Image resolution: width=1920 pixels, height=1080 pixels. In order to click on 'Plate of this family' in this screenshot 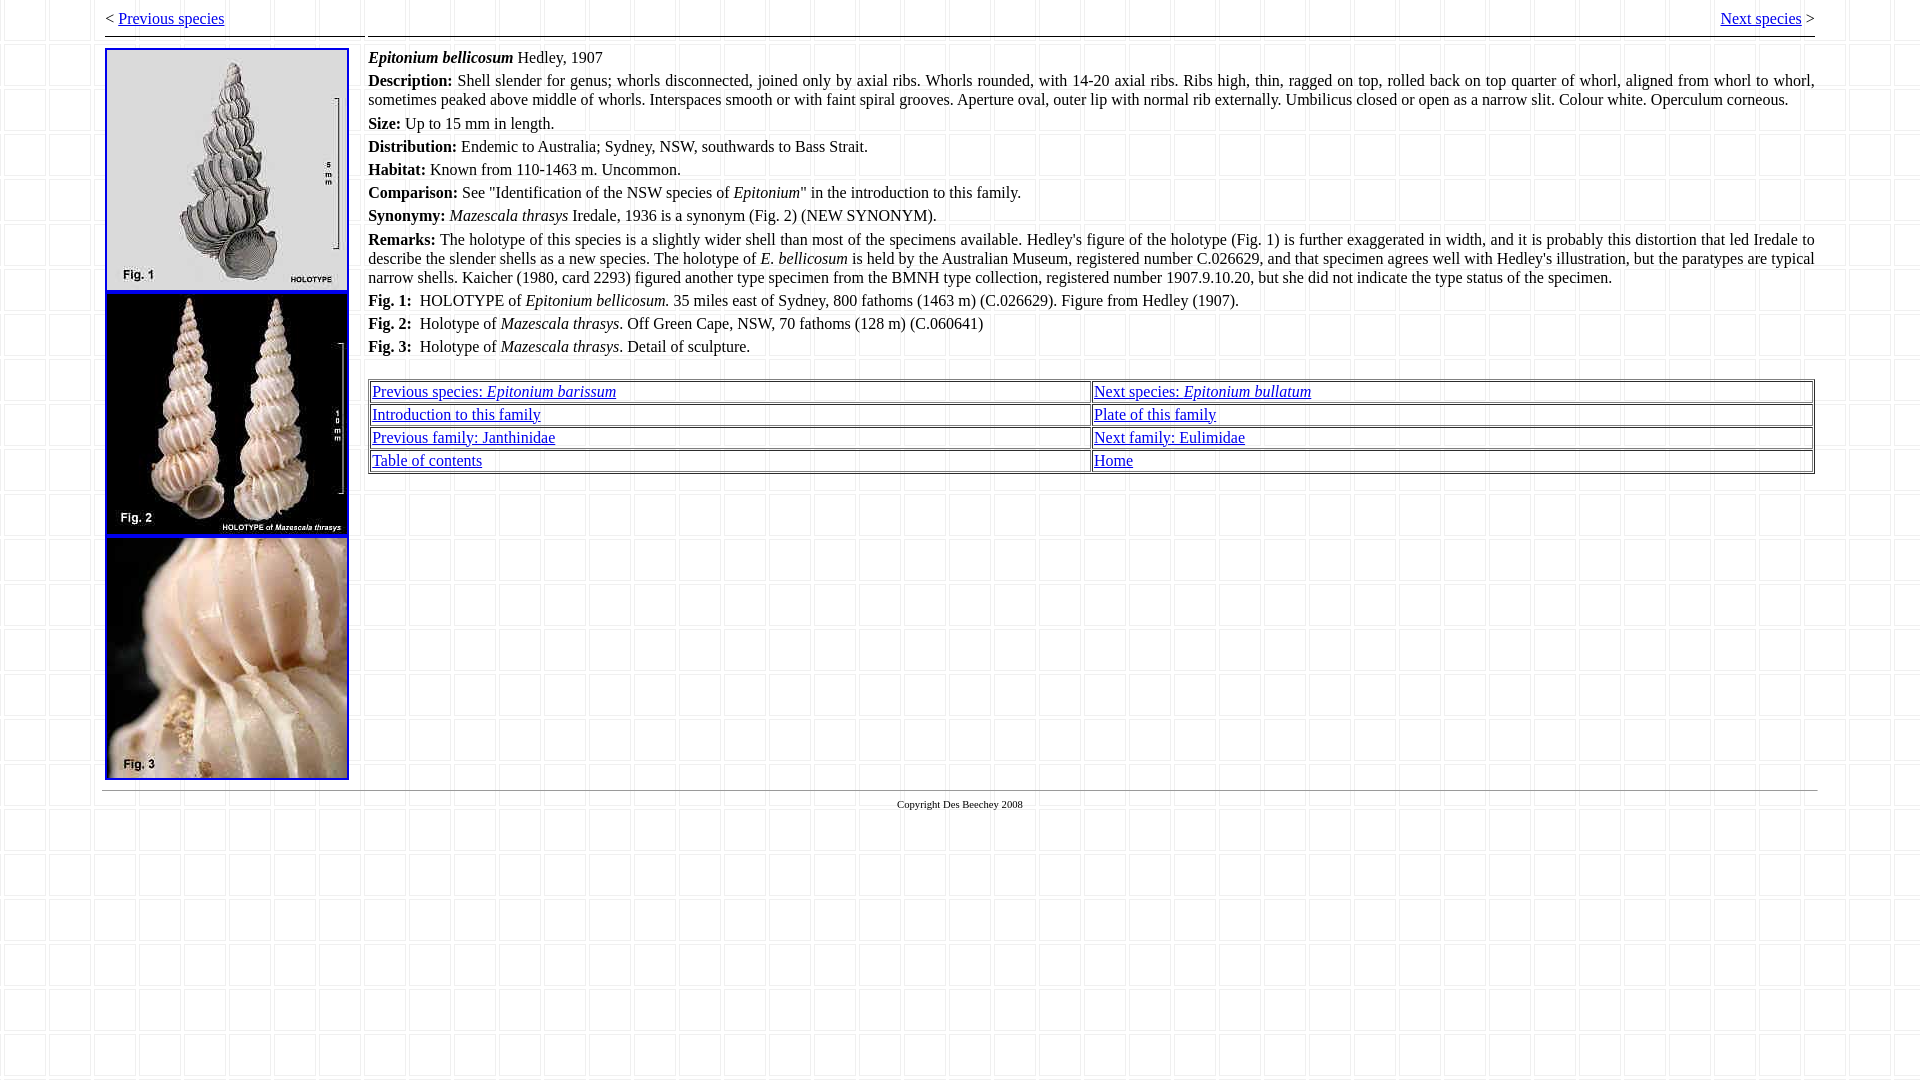, I will do `click(1155, 413)`.